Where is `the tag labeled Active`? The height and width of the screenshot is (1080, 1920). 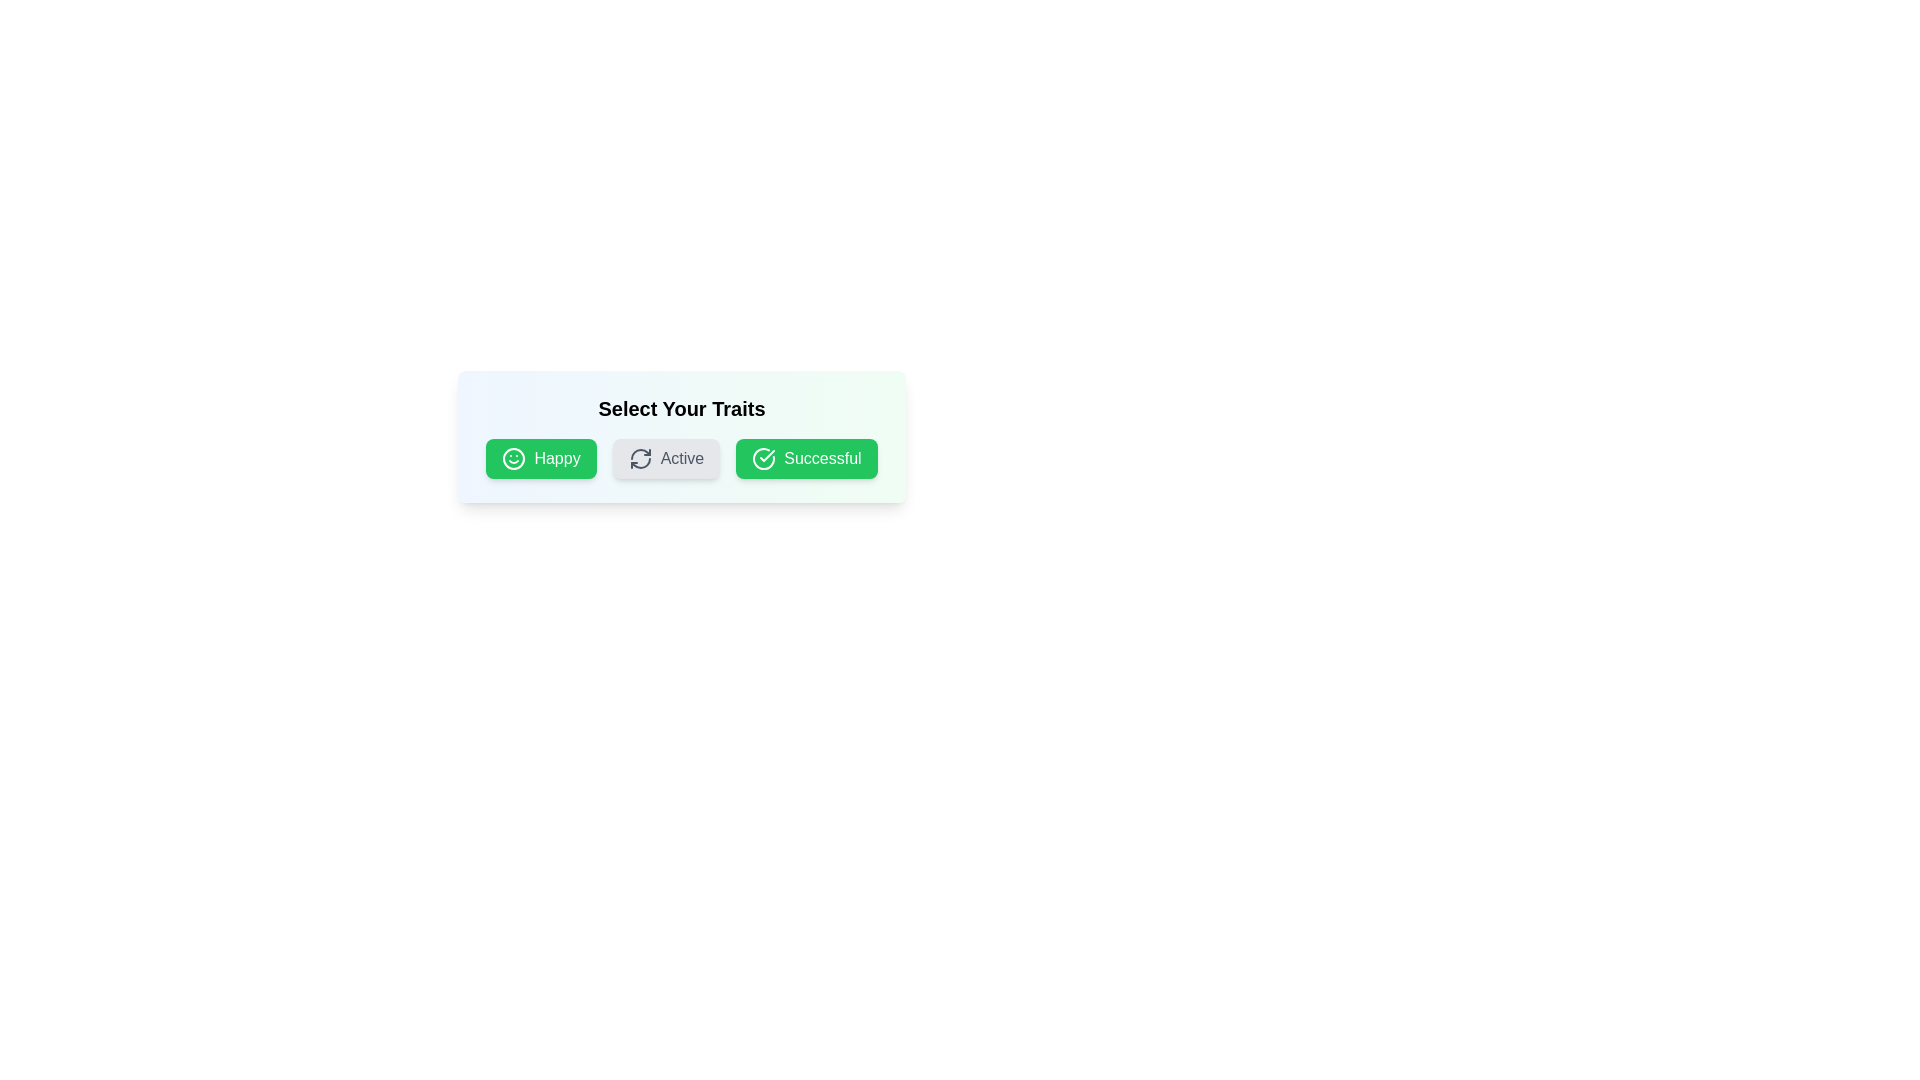
the tag labeled Active is located at coordinates (666, 459).